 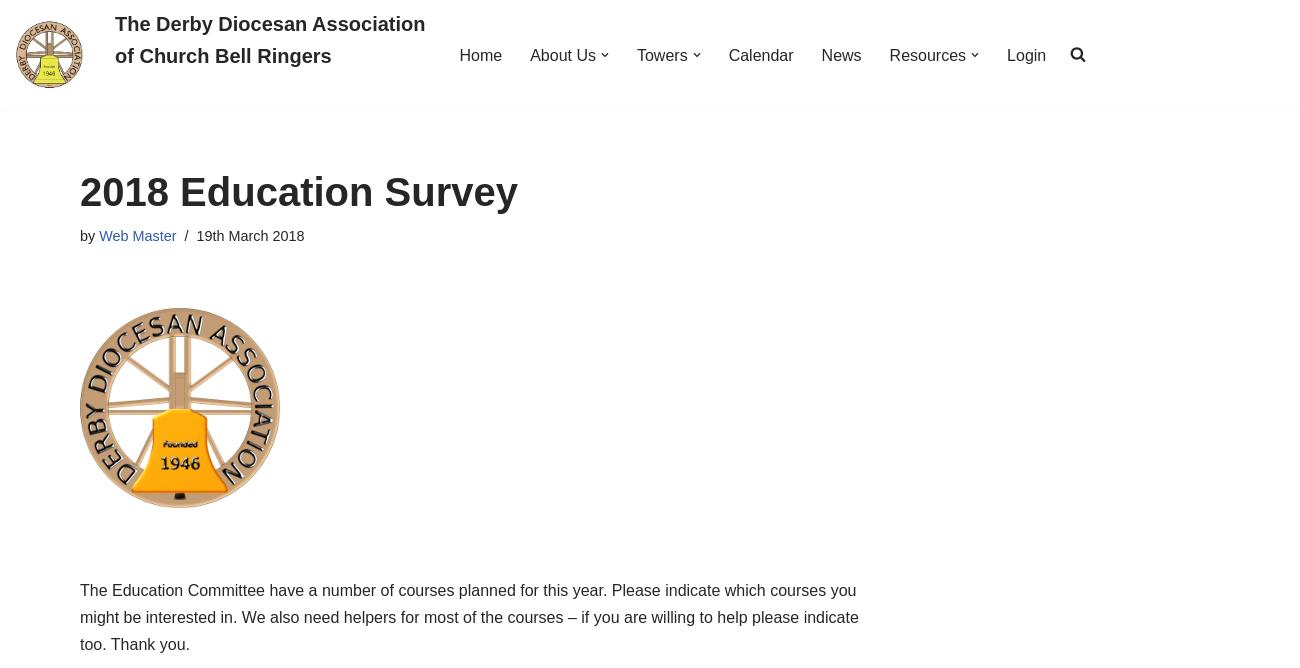 What do you see at coordinates (692, 499) in the screenshot?
I see `'Training Request'` at bounding box center [692, 499].